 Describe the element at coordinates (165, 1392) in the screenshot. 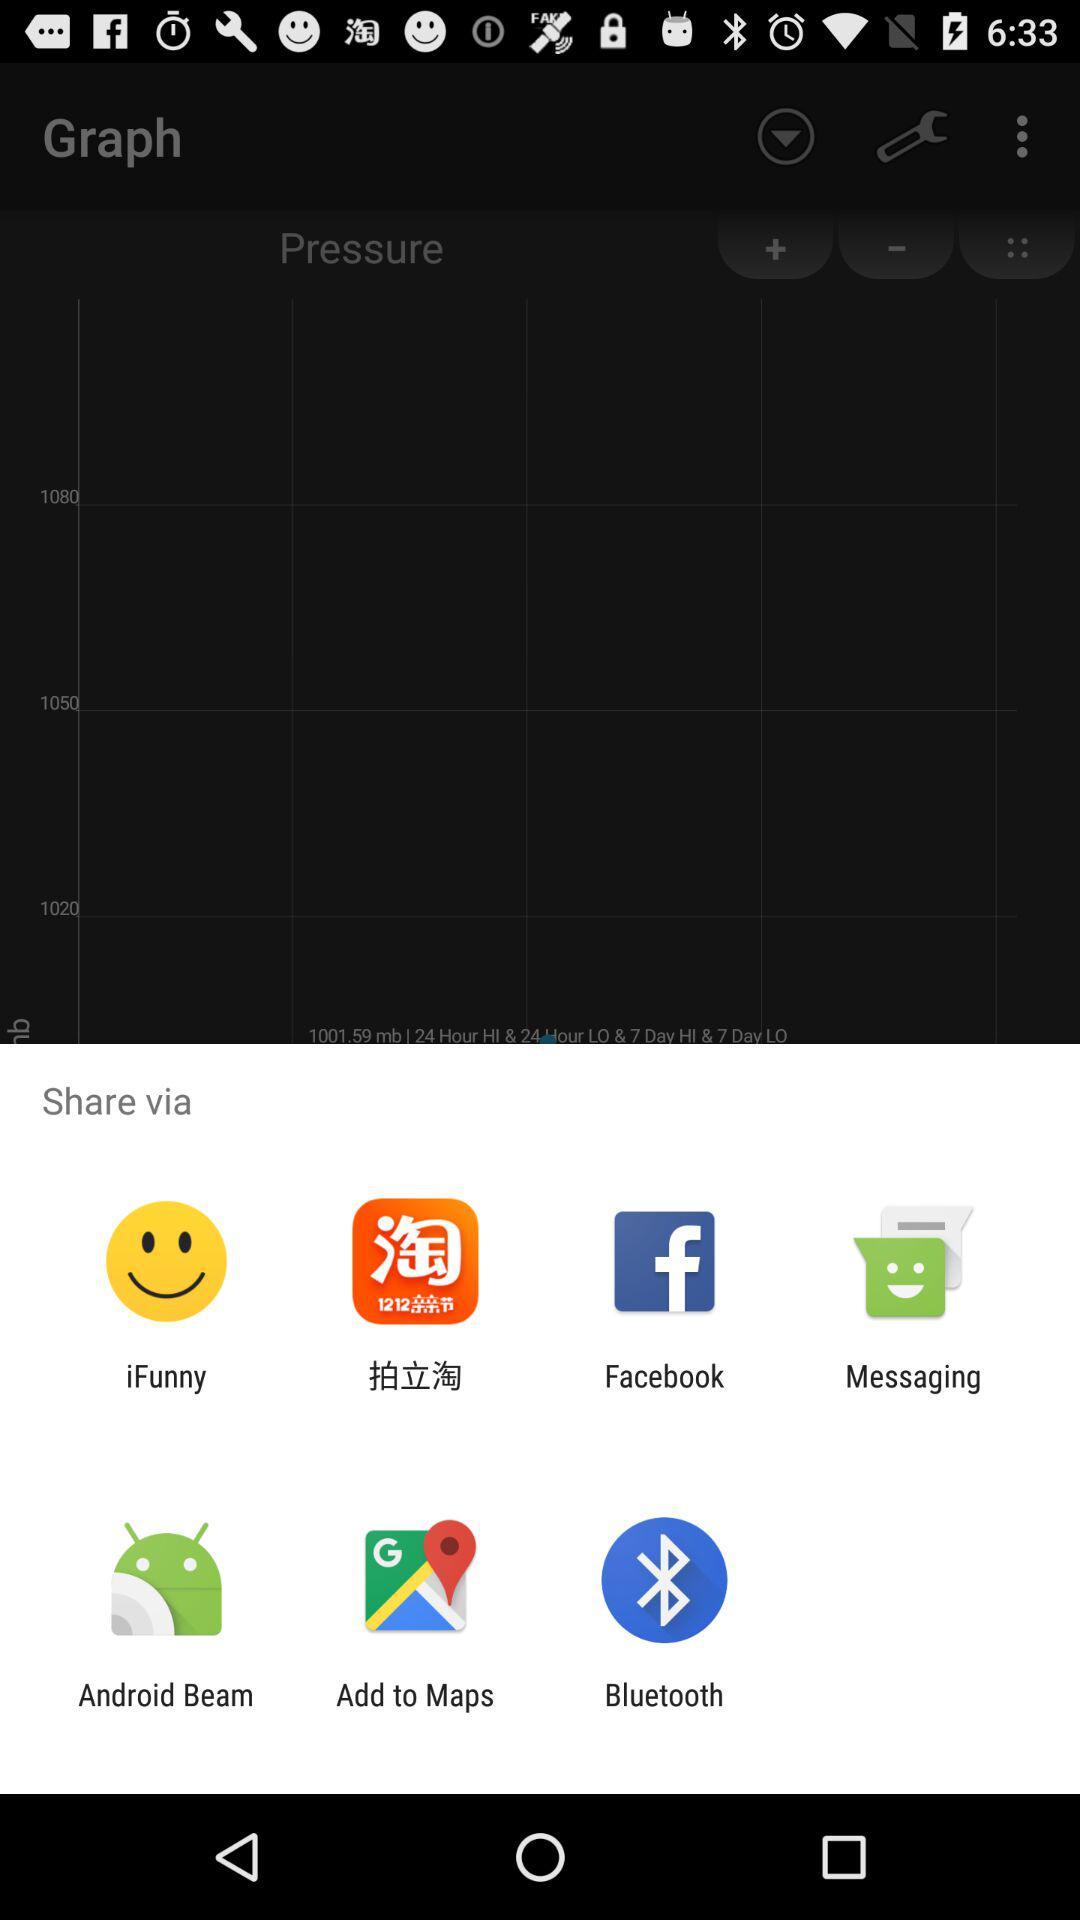

I see `ifunny app` at that location.